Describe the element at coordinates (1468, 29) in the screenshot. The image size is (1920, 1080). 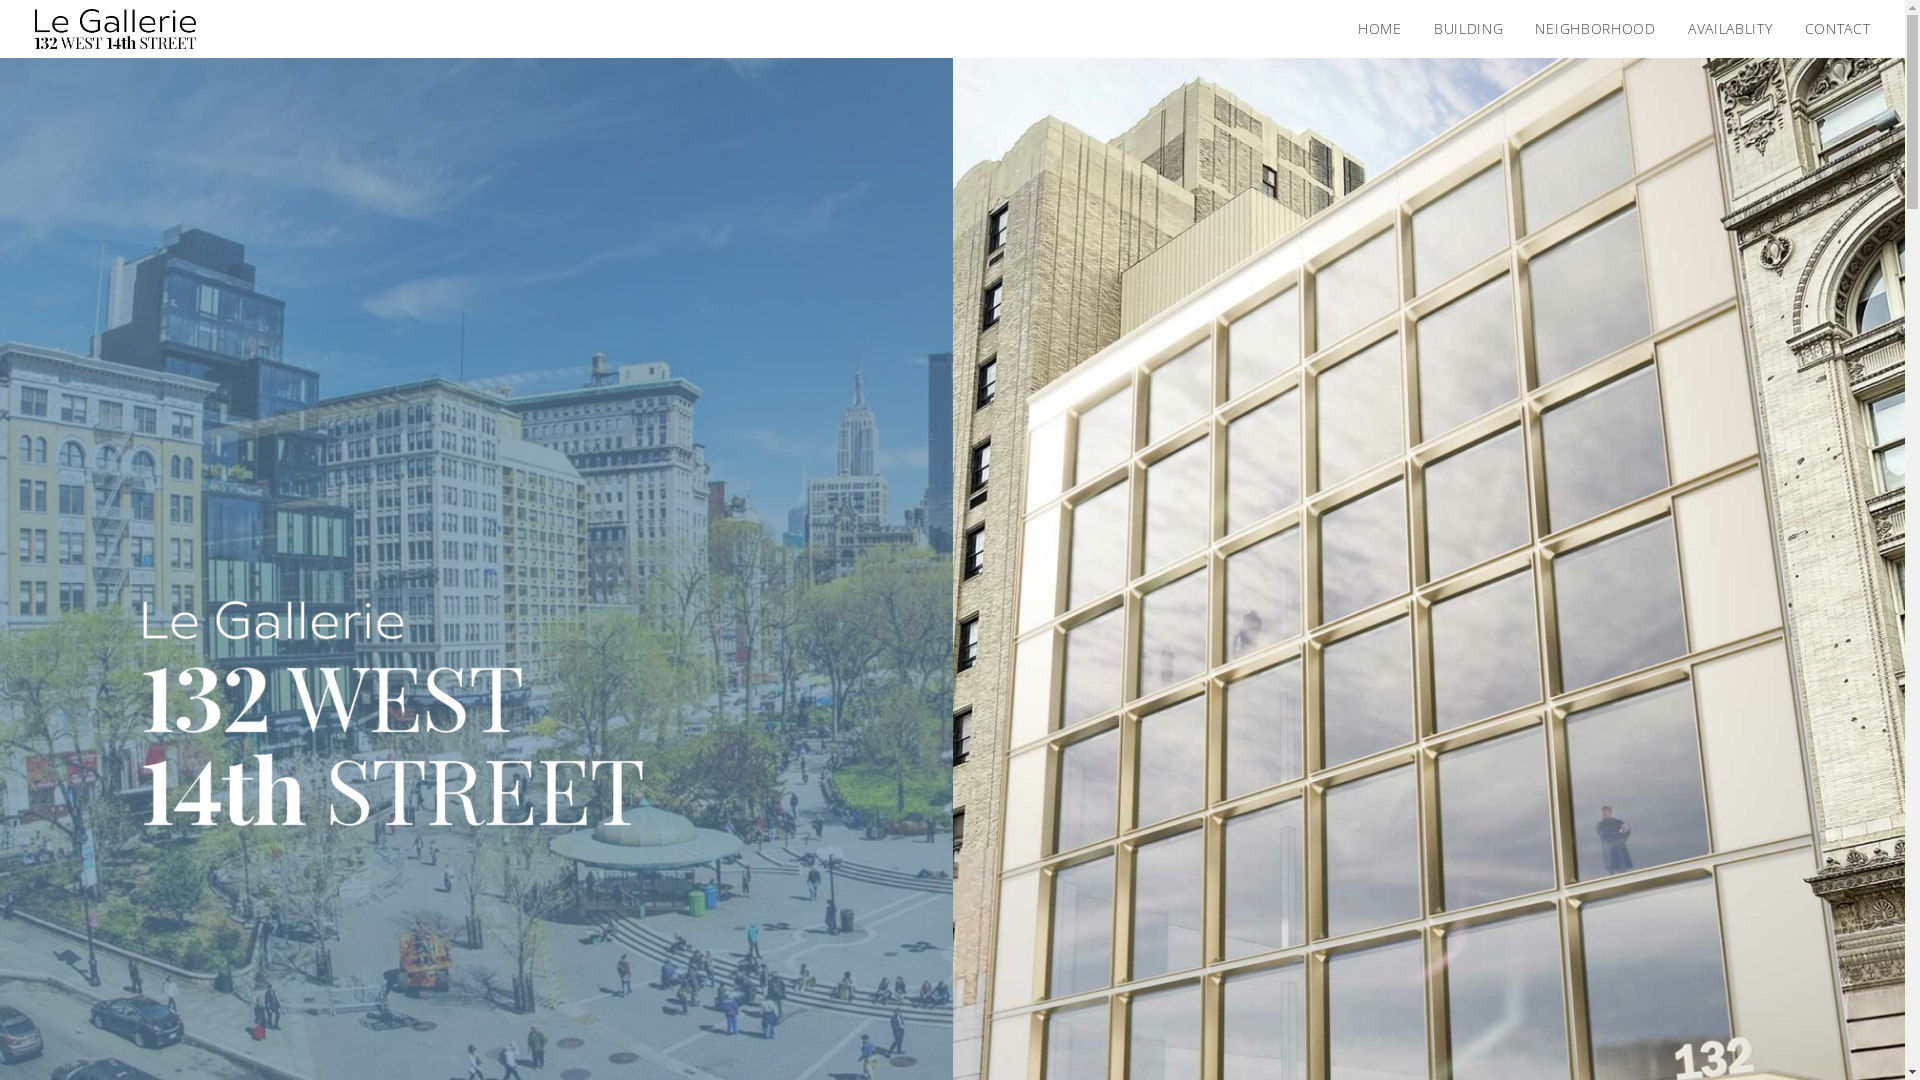
I see `'BUILDING'` at that location.